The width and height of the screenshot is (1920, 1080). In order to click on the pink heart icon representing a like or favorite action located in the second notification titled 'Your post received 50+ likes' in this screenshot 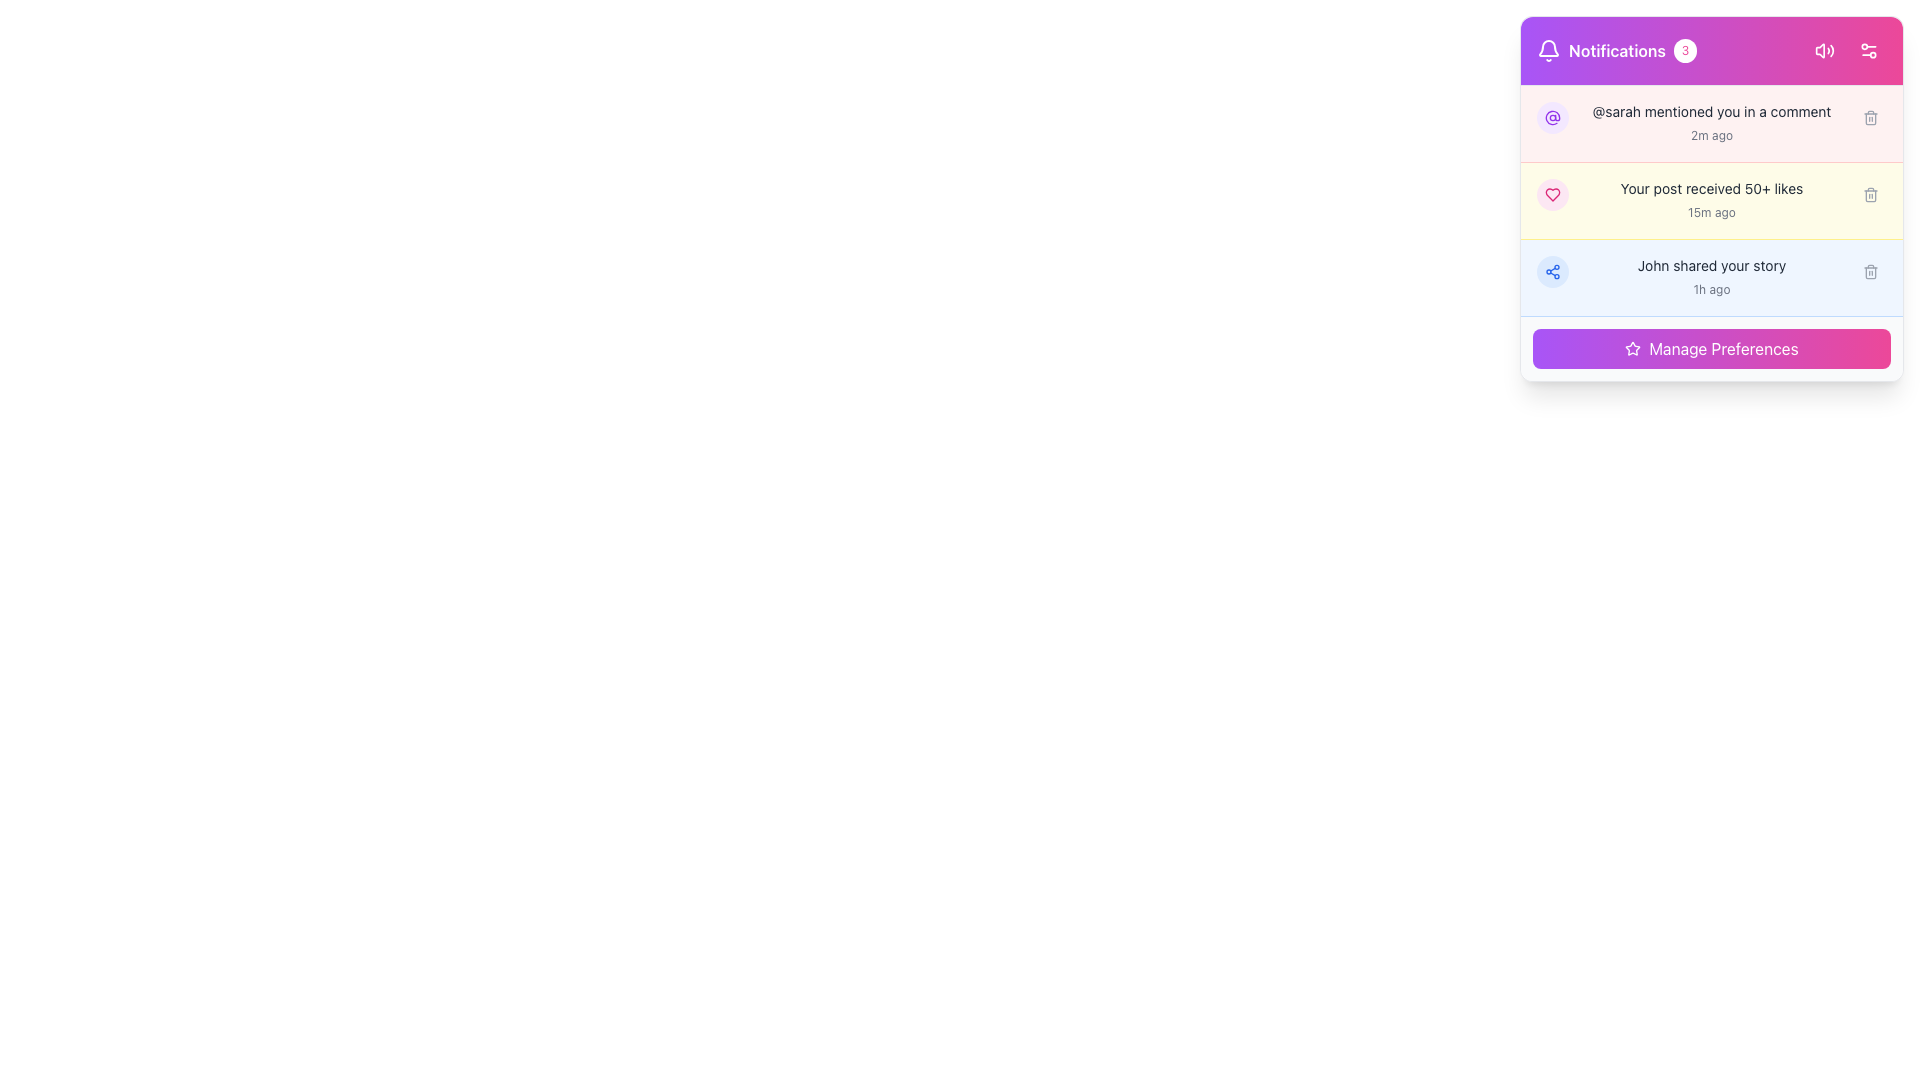, I will do `click(1552, 195)`.